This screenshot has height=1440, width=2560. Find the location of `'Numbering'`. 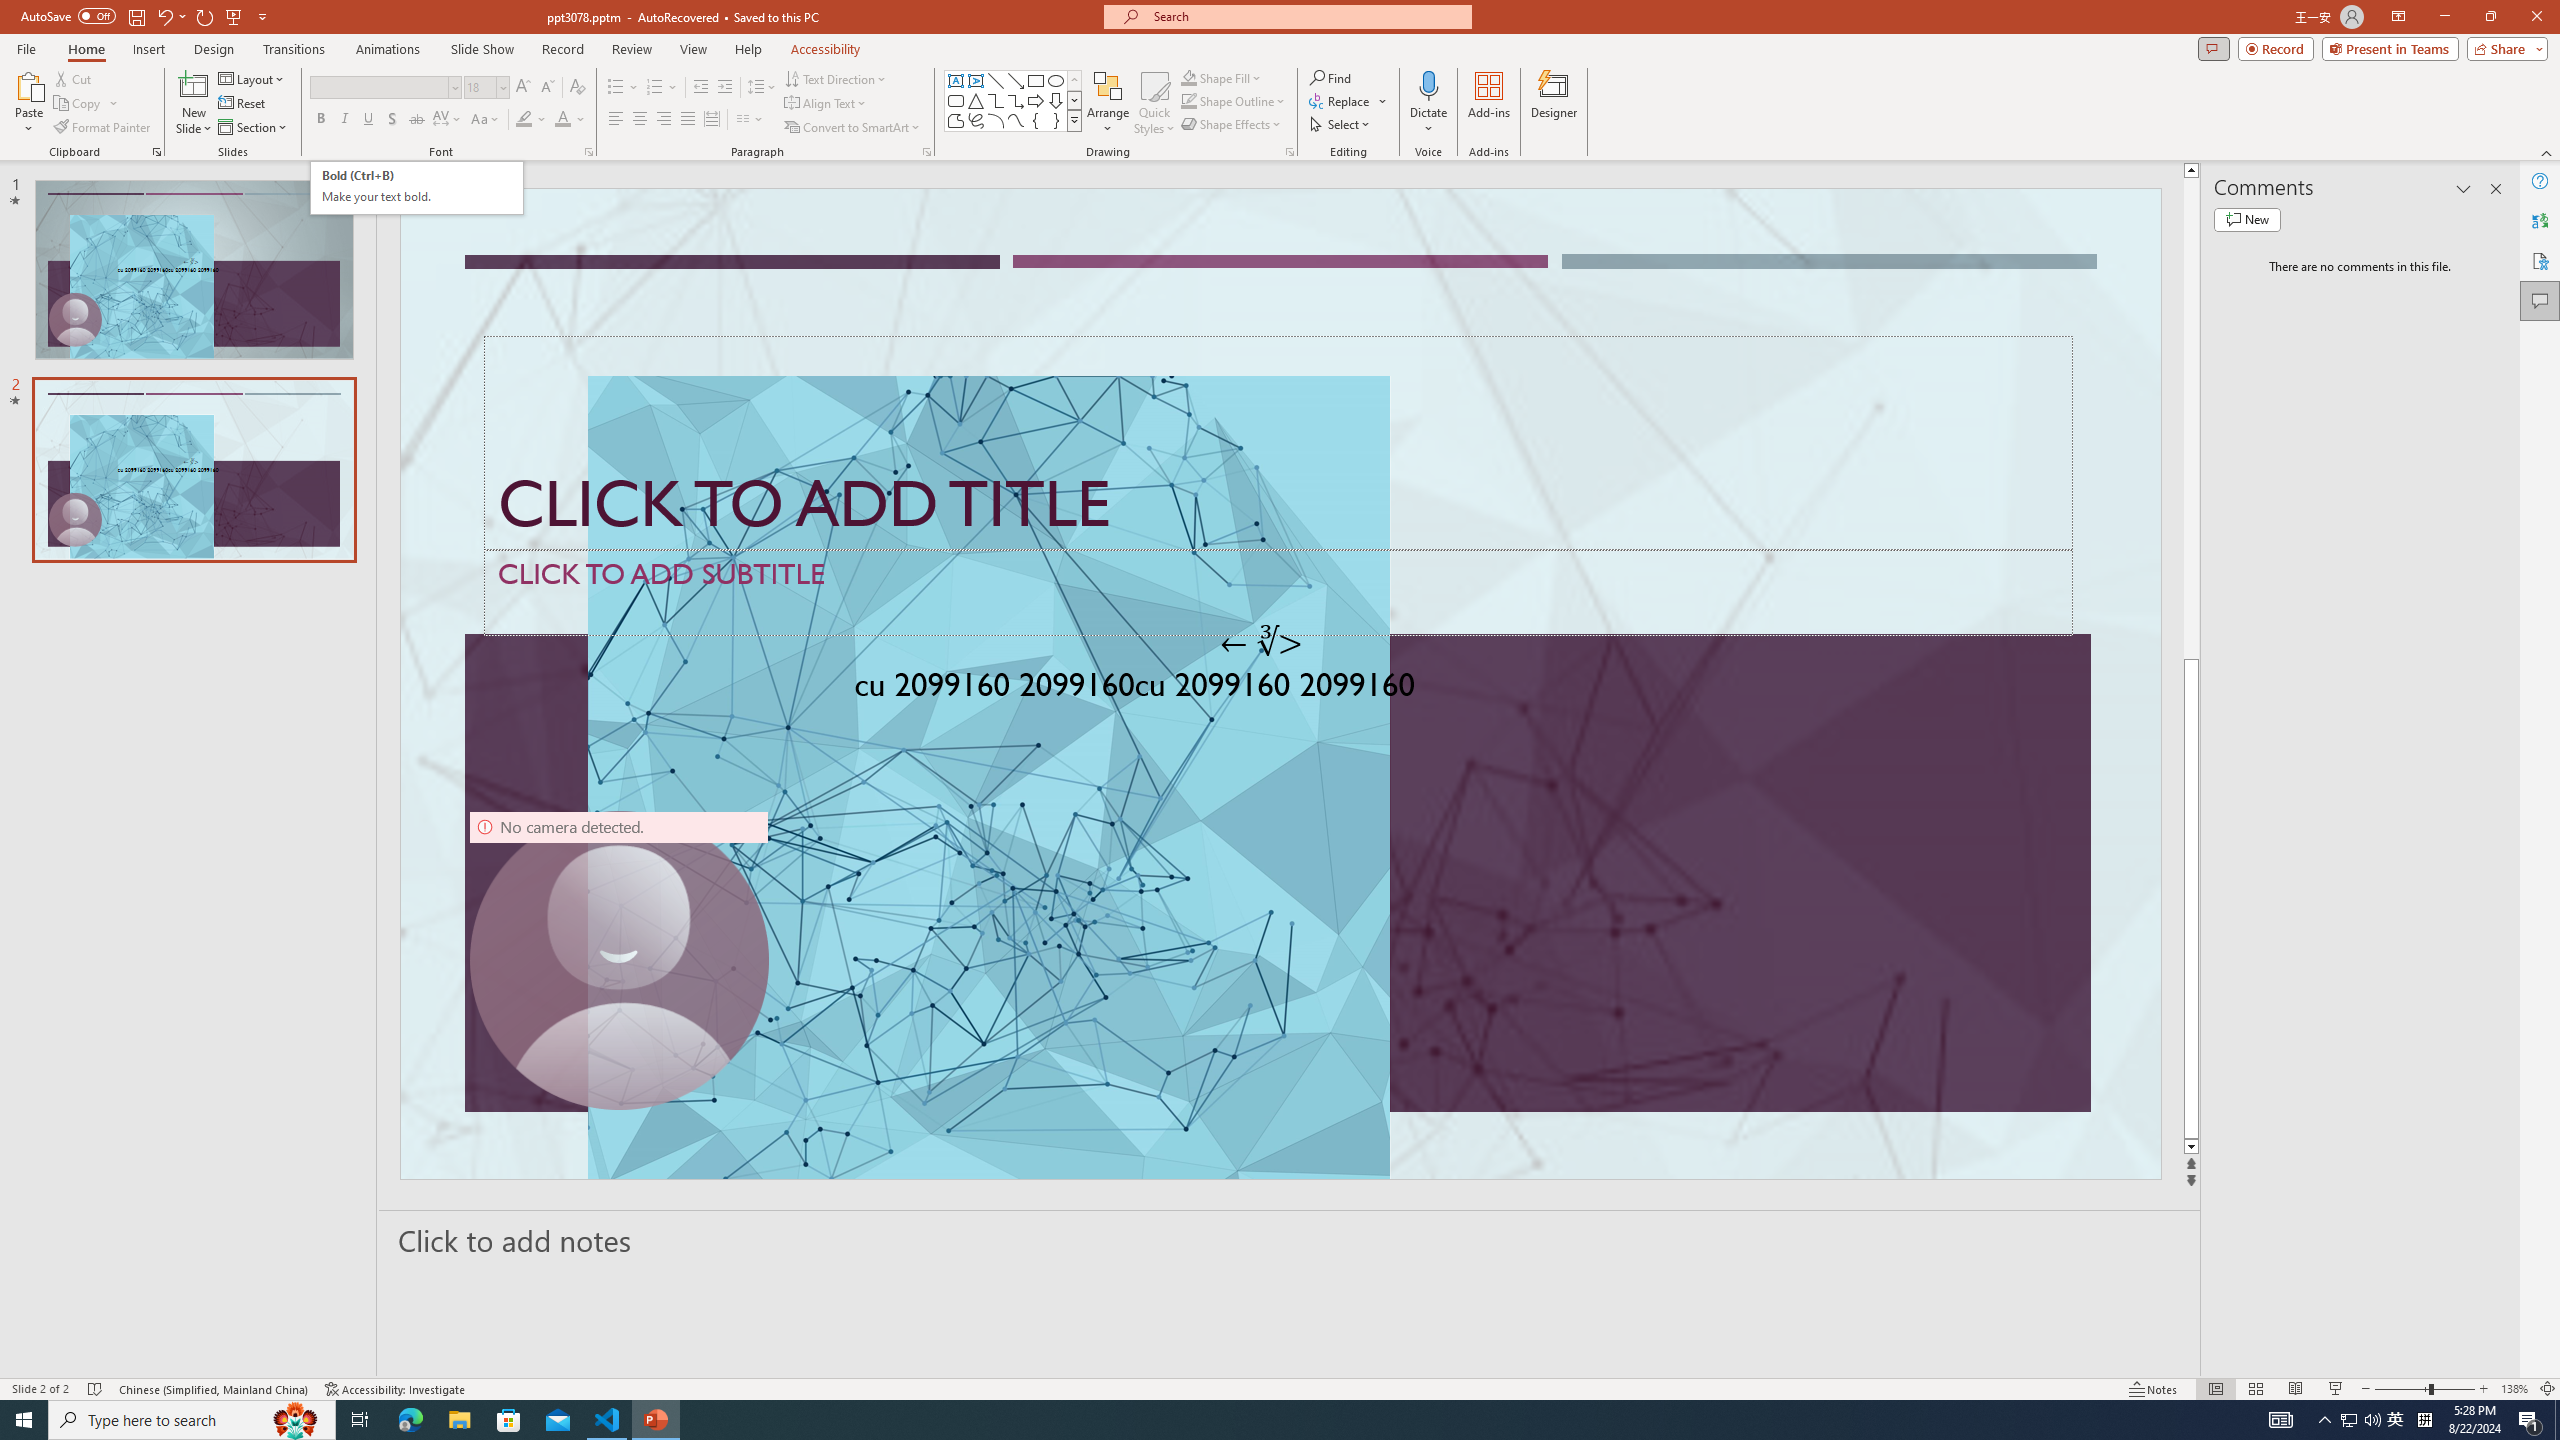

'Numbering' is located at coordinates (655, 87).